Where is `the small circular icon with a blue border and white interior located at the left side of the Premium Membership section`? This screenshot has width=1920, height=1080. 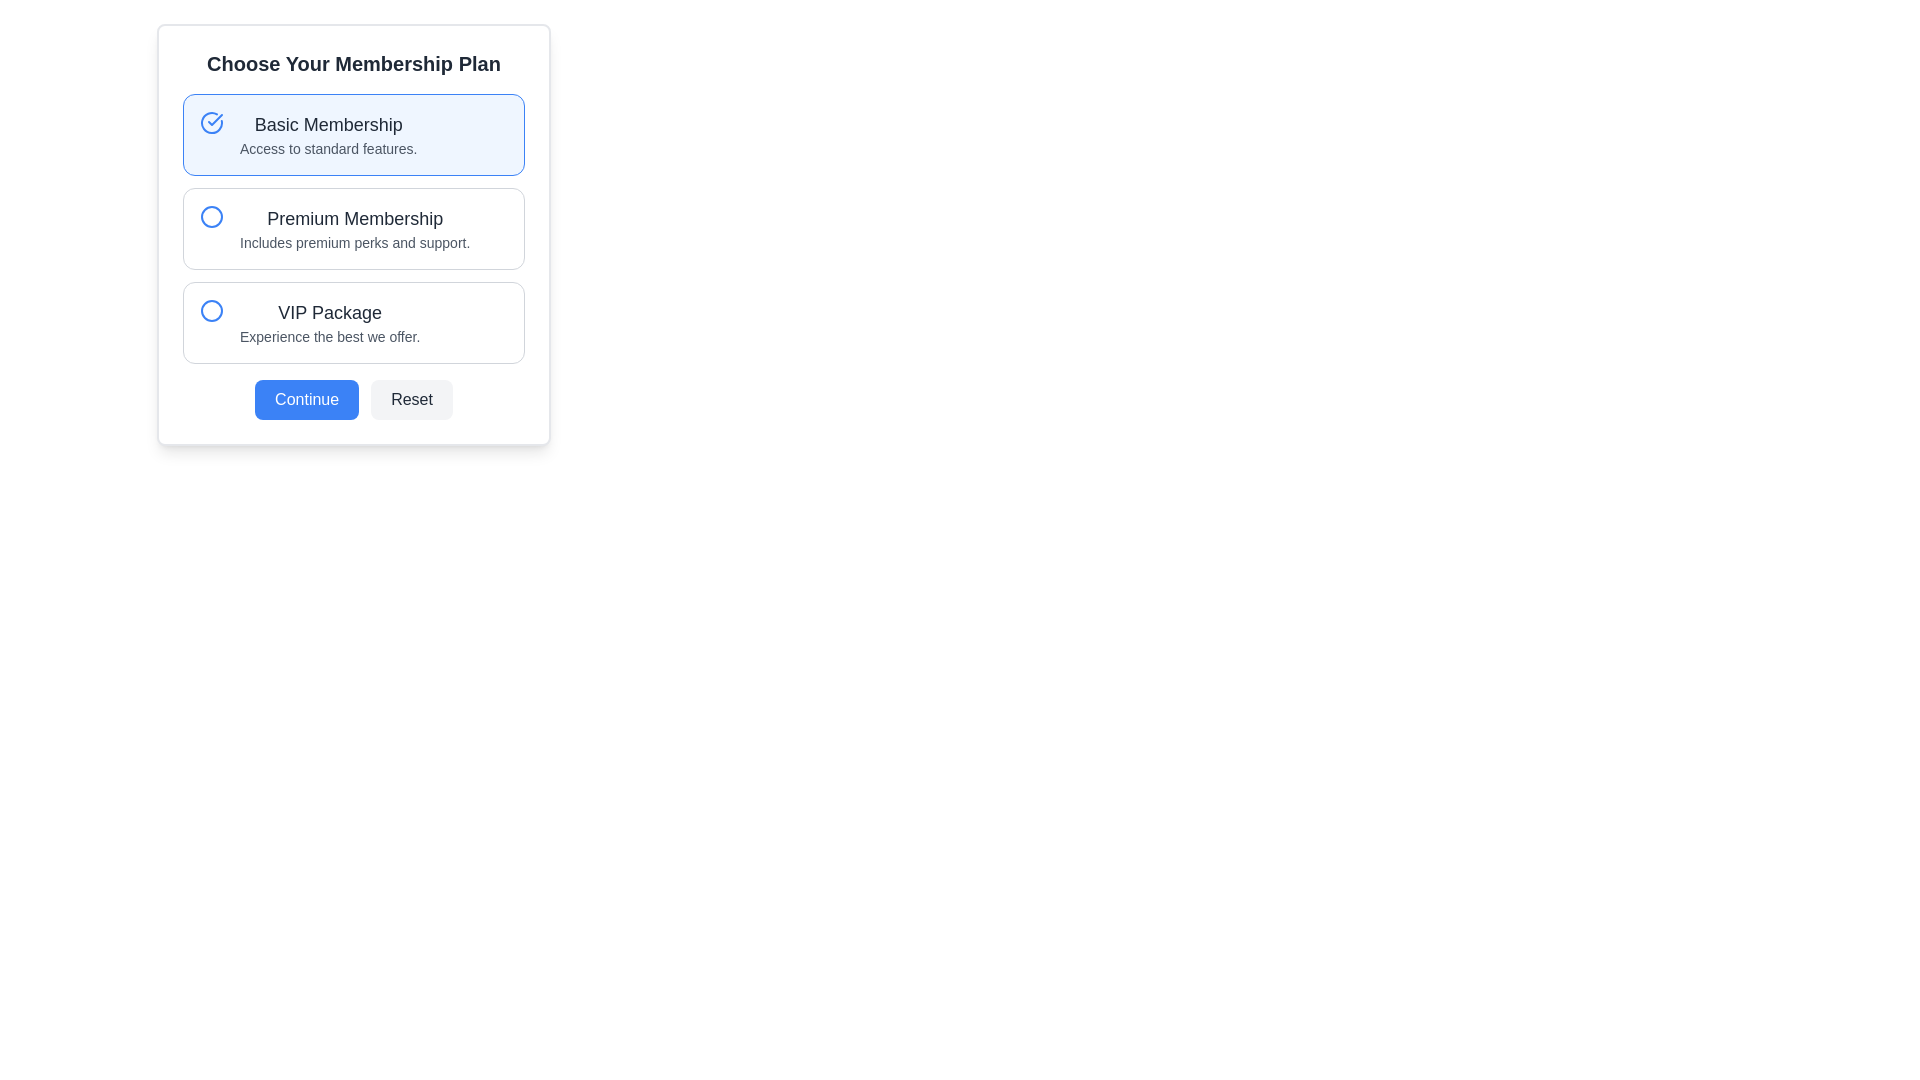
the small circular icon with a blue border and white interior located at the left side of the Premium Membership section is located at coordinates (211, 216).